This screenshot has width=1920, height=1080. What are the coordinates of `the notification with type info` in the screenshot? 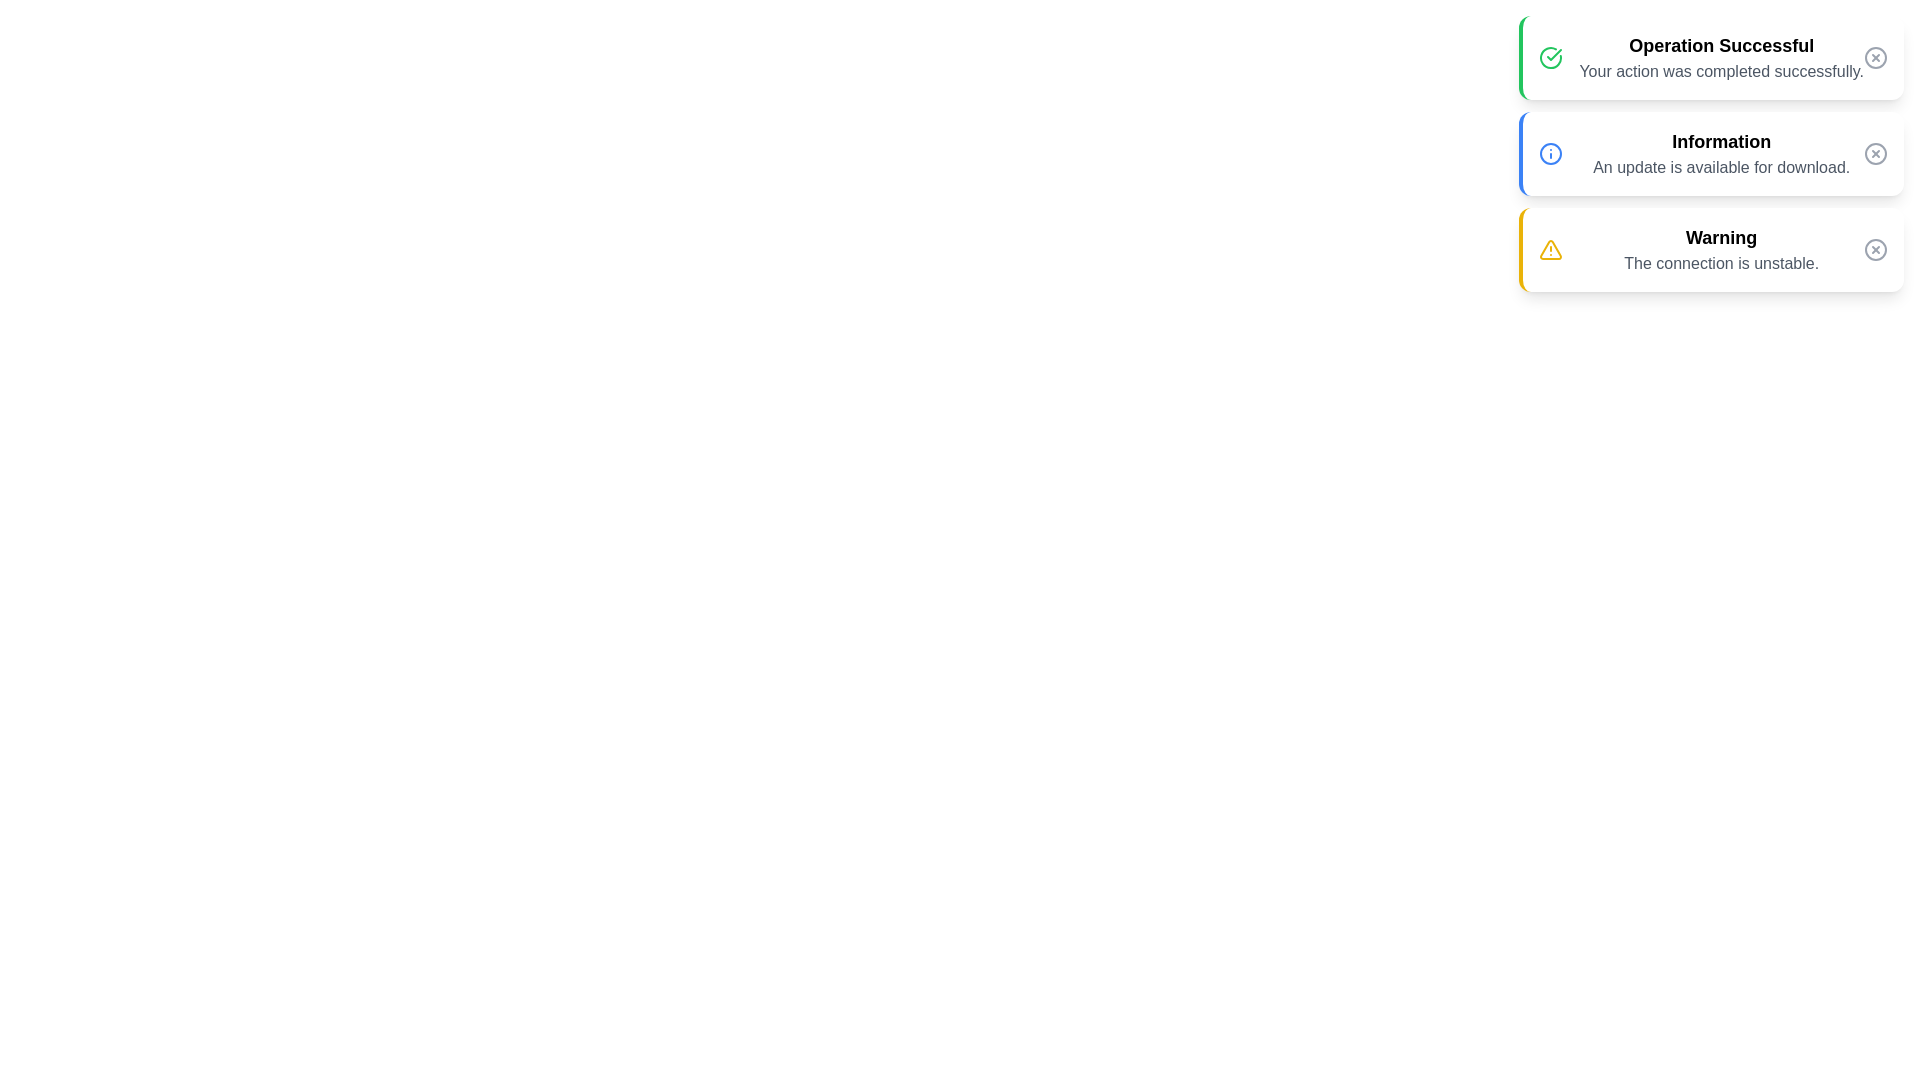 It's located at (1709, 153).